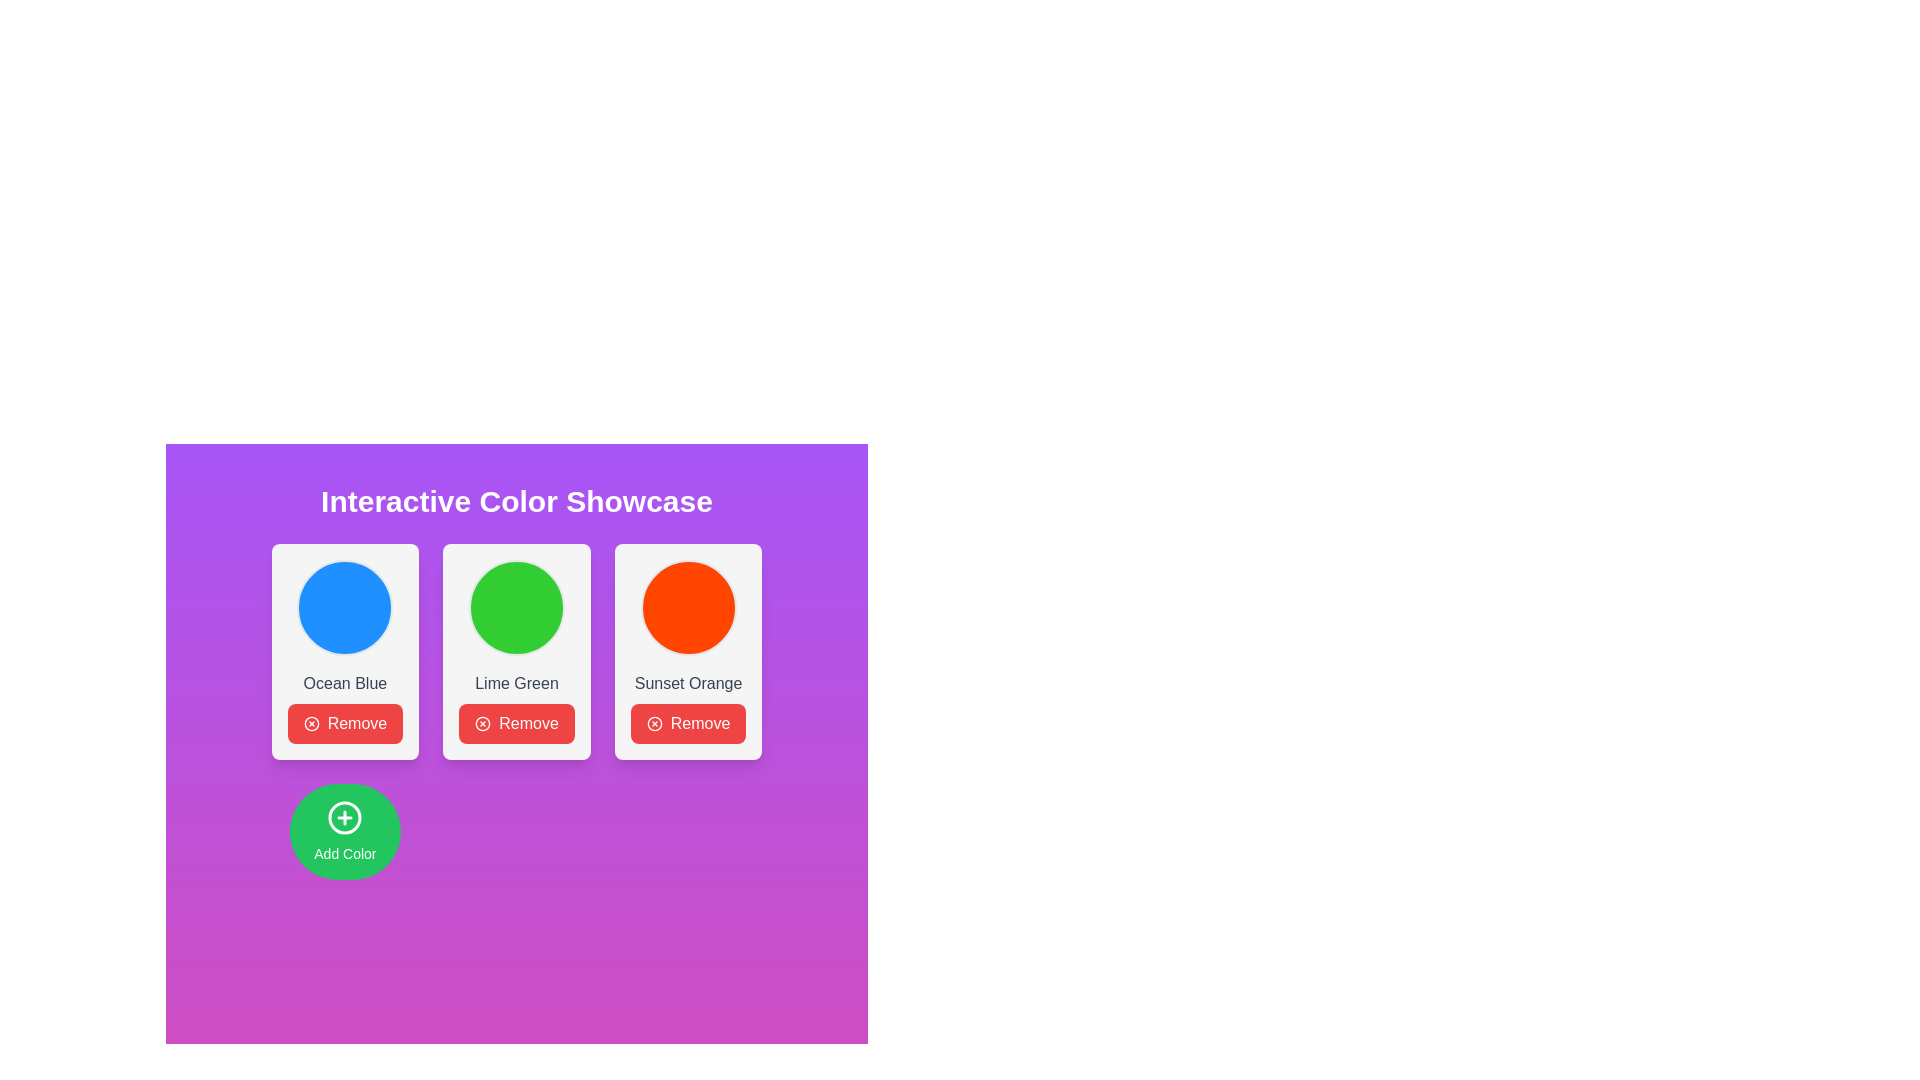  Describe the element at coordinates (345, 651) in the screenshot. I see `color and label displayed on the 'Ocean Blue' card, which is the first card in the grid with a red button labeled 'Remove' below it` at that location.